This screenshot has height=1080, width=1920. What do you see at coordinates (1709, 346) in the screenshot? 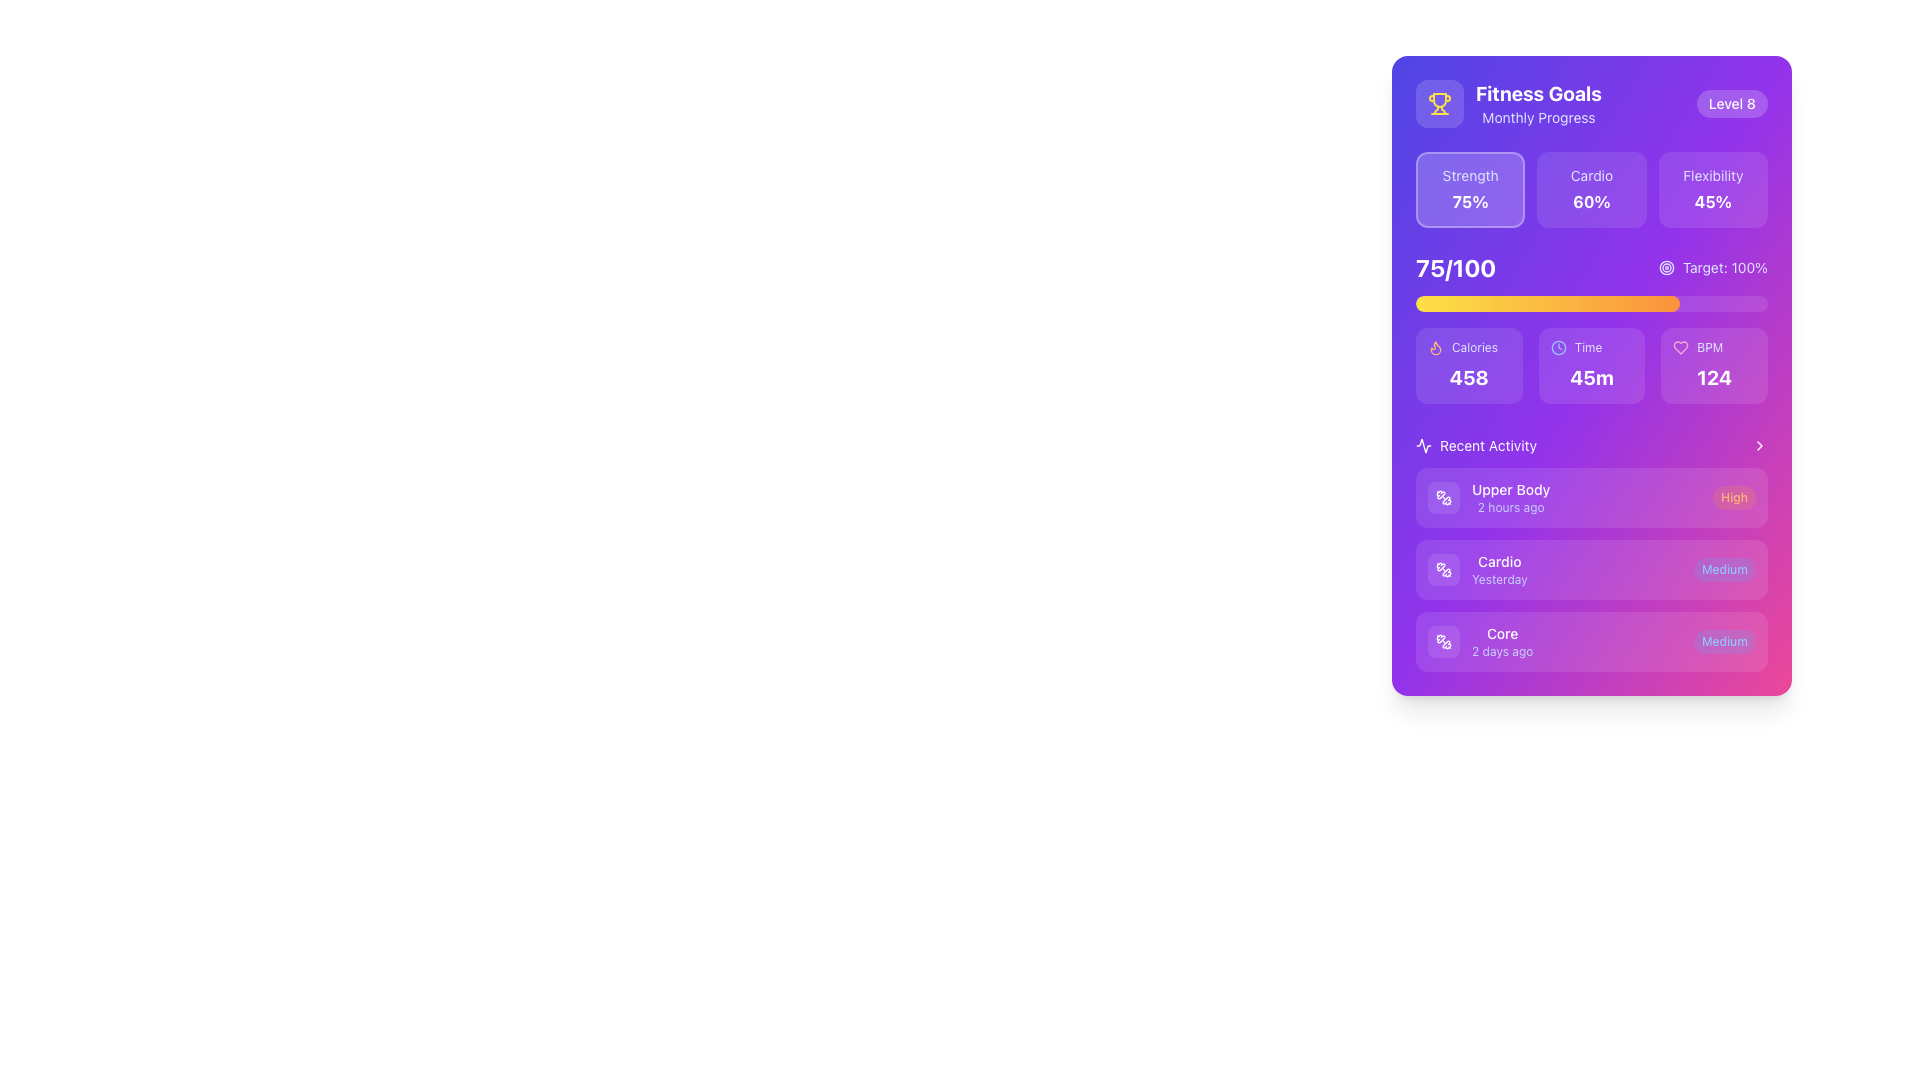
I see `the 'BPM' text label in the metrics section of the fitness goals card, located near the top-right corner and to the right of the pink heart icon` at bounding box center [1709, 346].